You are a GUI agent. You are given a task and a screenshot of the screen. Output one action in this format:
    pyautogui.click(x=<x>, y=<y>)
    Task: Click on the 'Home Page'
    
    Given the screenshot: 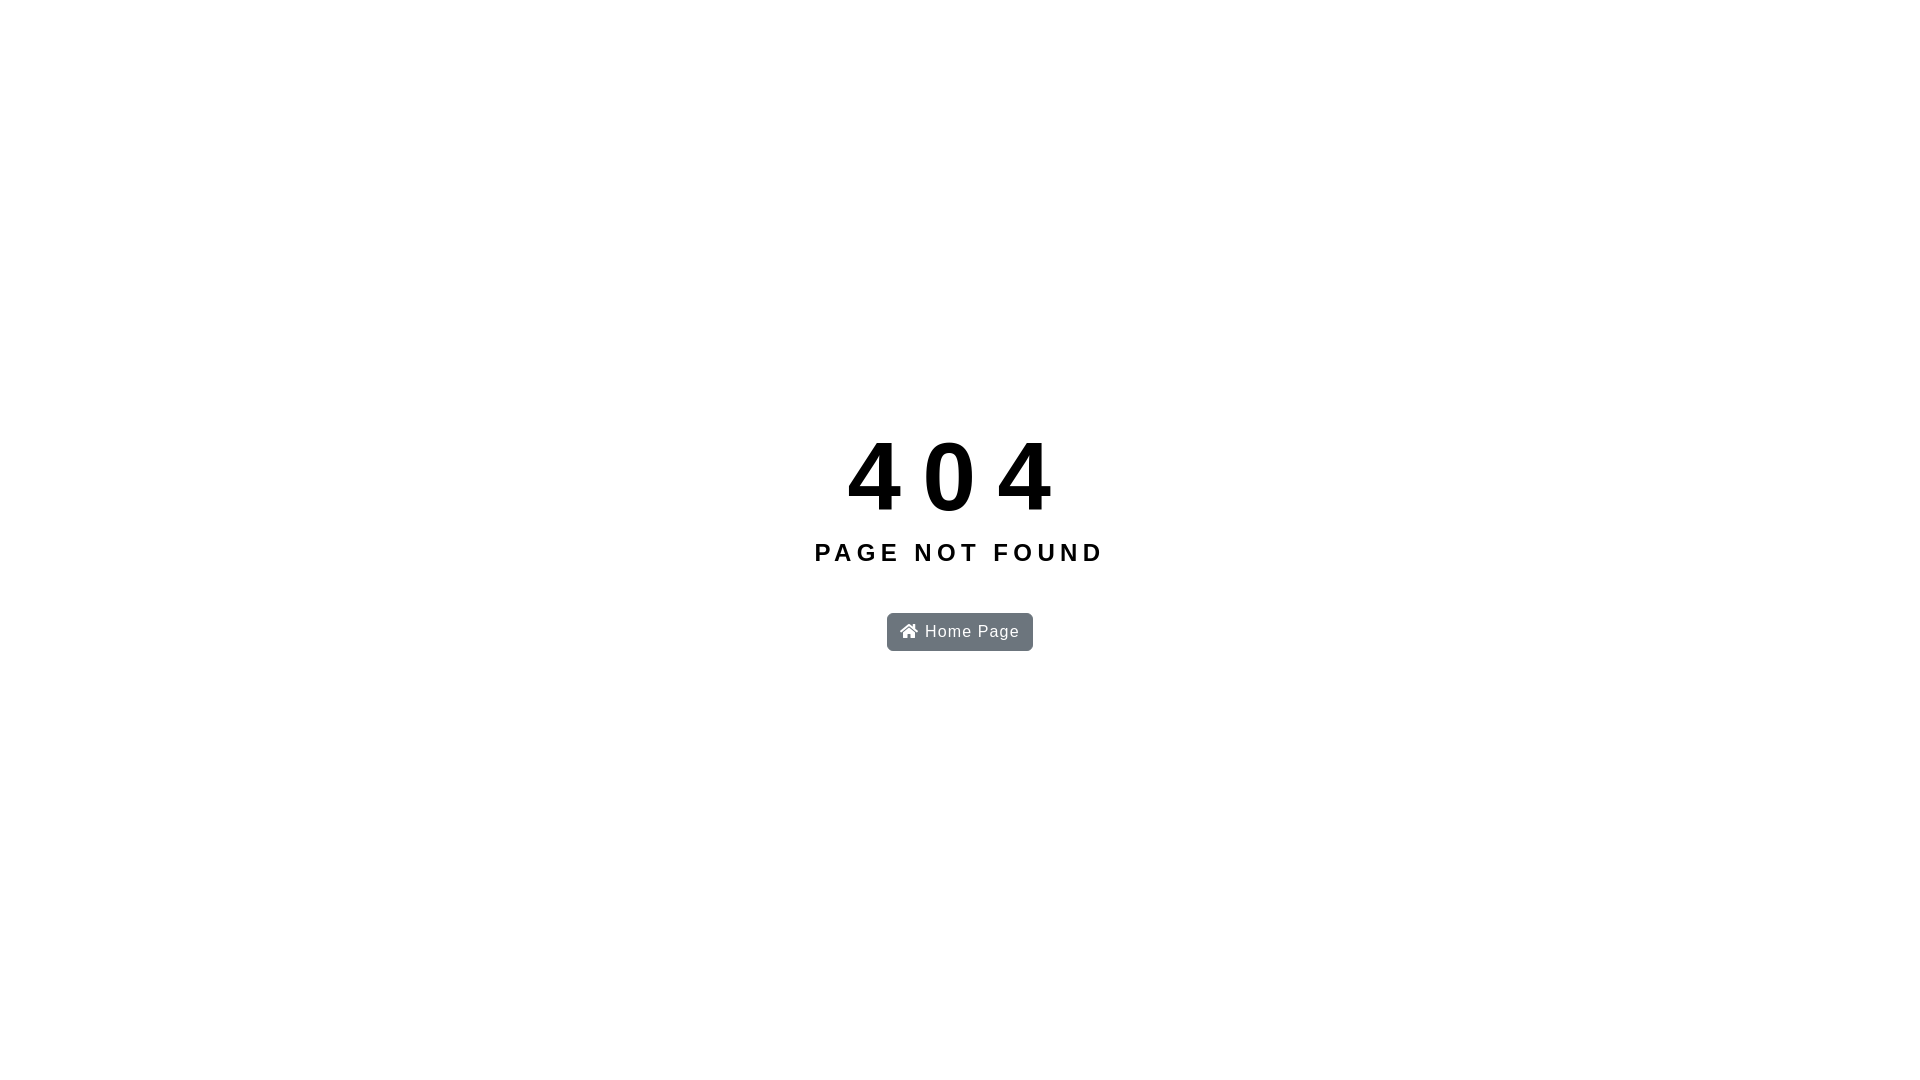 What is the action you would take?
    pyautogui.click(x=886, y=632)
    